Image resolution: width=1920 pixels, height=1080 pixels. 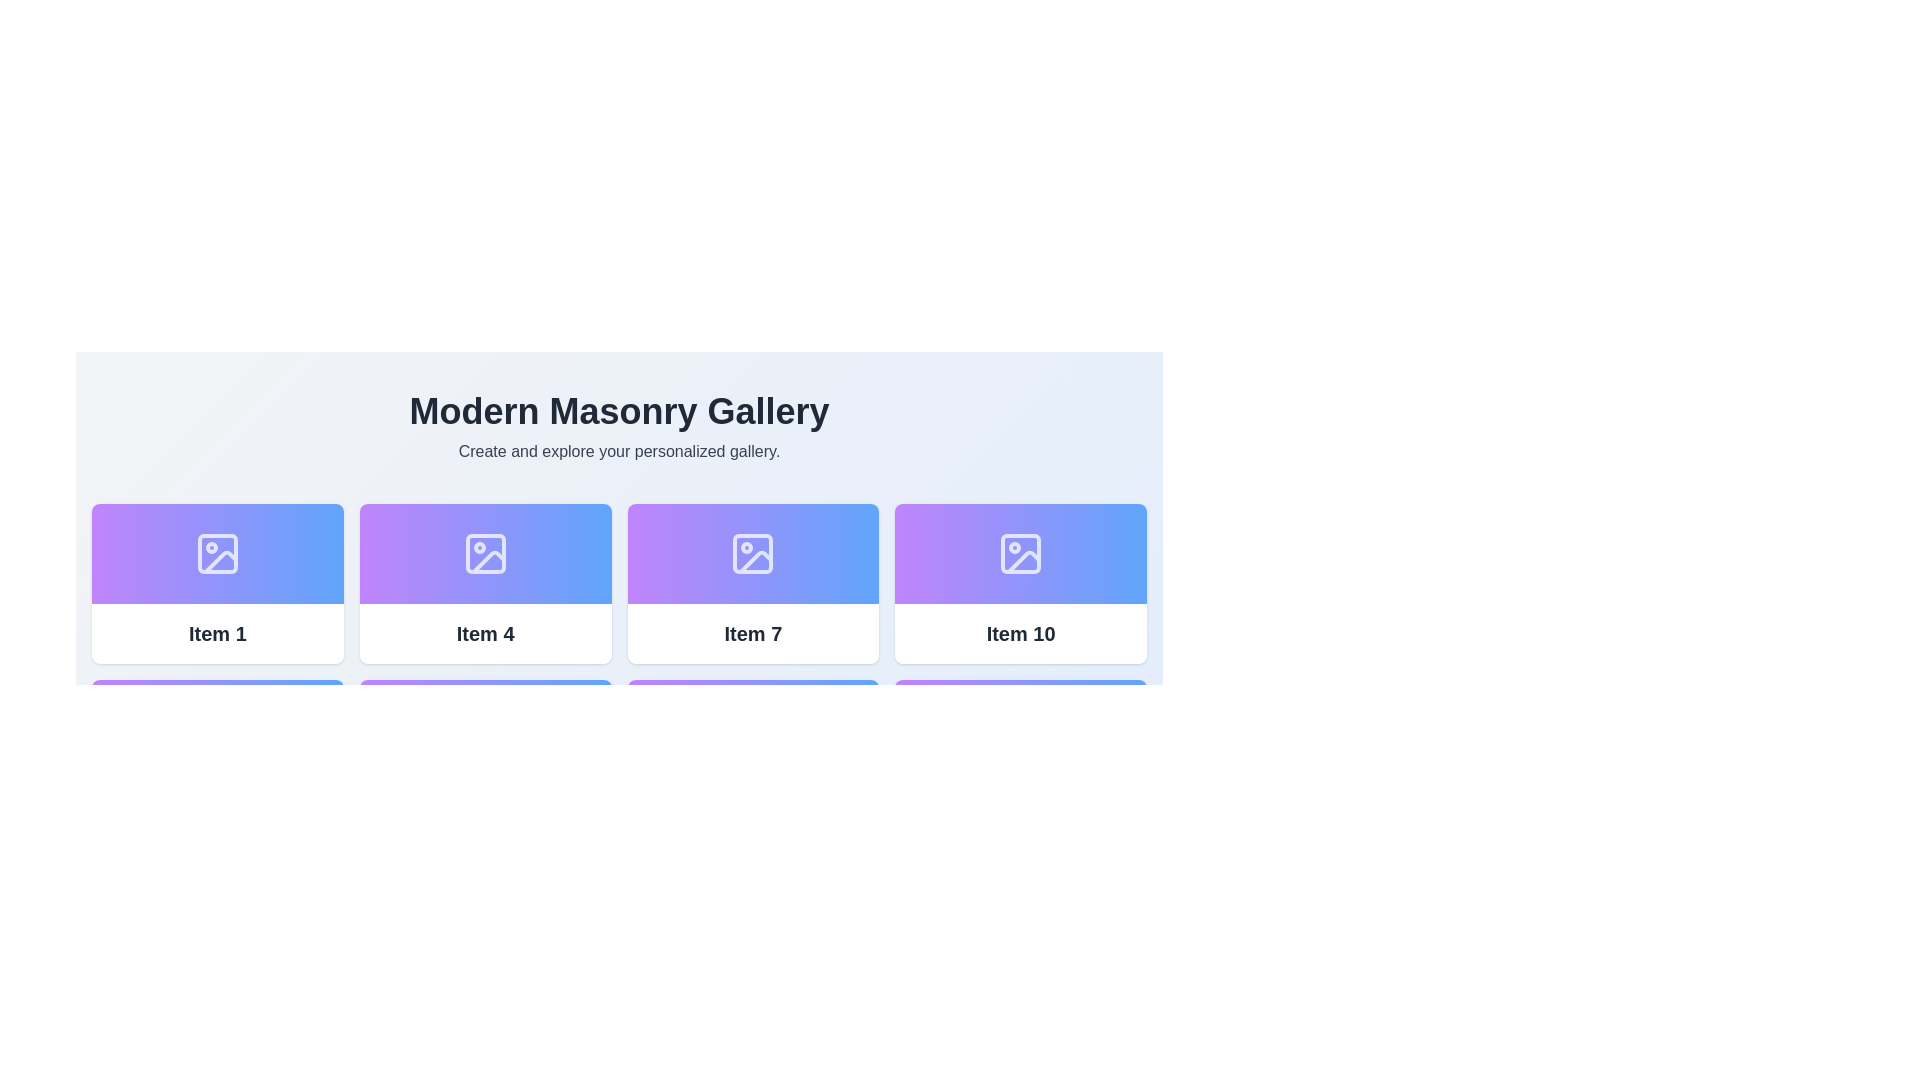 I want to click on the Text label within the card labeled 'Item 7', which is the main text in the third card of the grid layout under 'Modern Masonry Gallery', so click(x=752, y=633).